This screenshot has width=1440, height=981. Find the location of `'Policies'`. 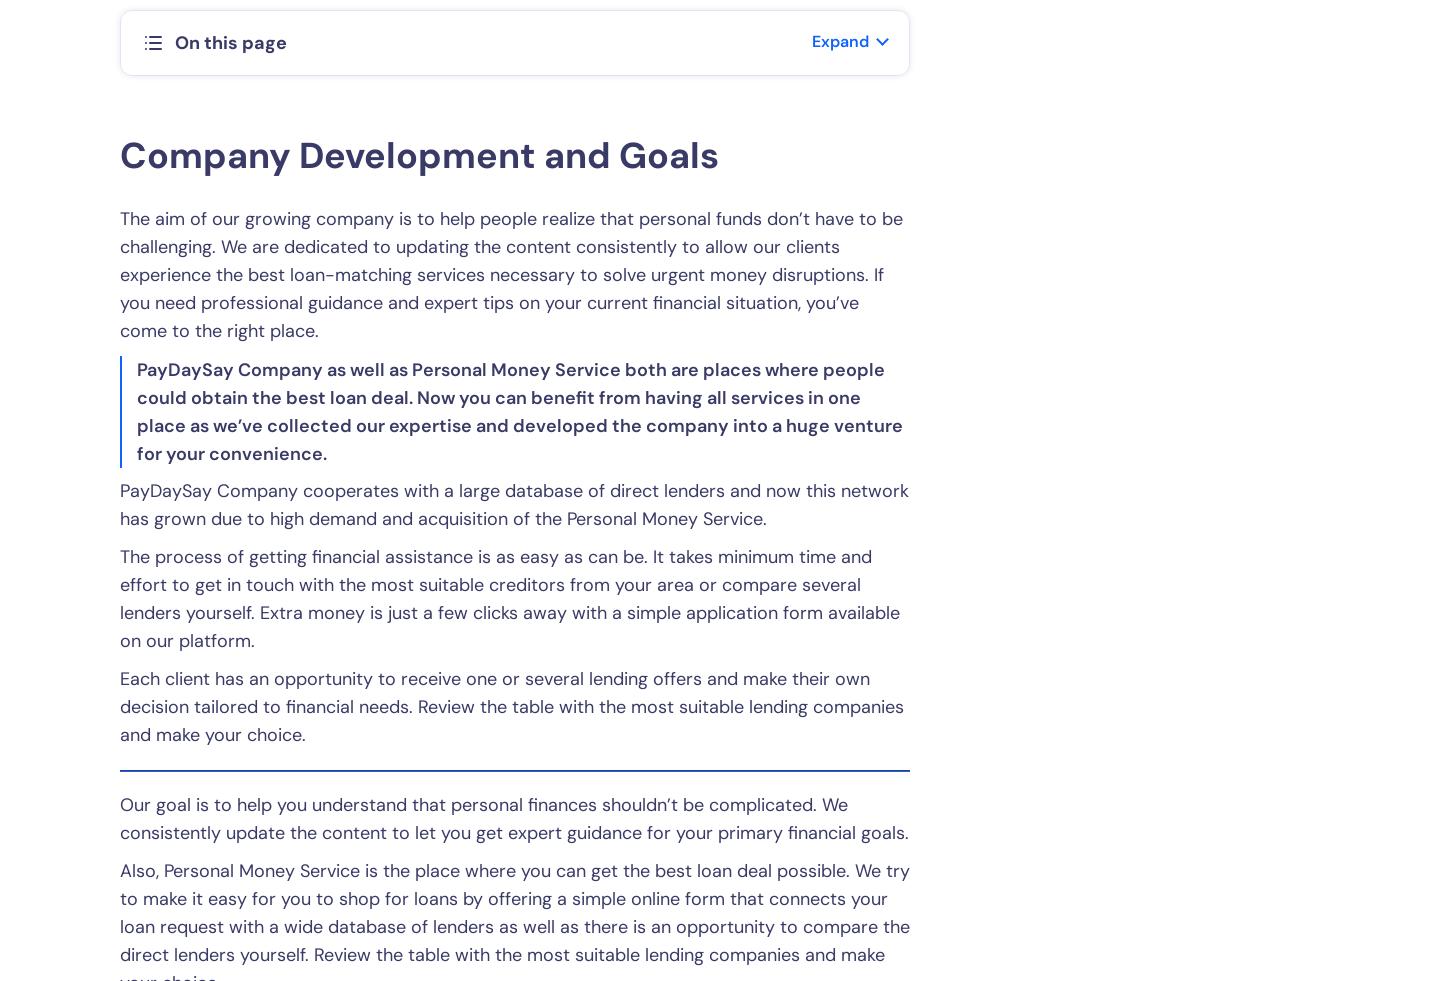

'Policies' is located at coordinates (347, 648).